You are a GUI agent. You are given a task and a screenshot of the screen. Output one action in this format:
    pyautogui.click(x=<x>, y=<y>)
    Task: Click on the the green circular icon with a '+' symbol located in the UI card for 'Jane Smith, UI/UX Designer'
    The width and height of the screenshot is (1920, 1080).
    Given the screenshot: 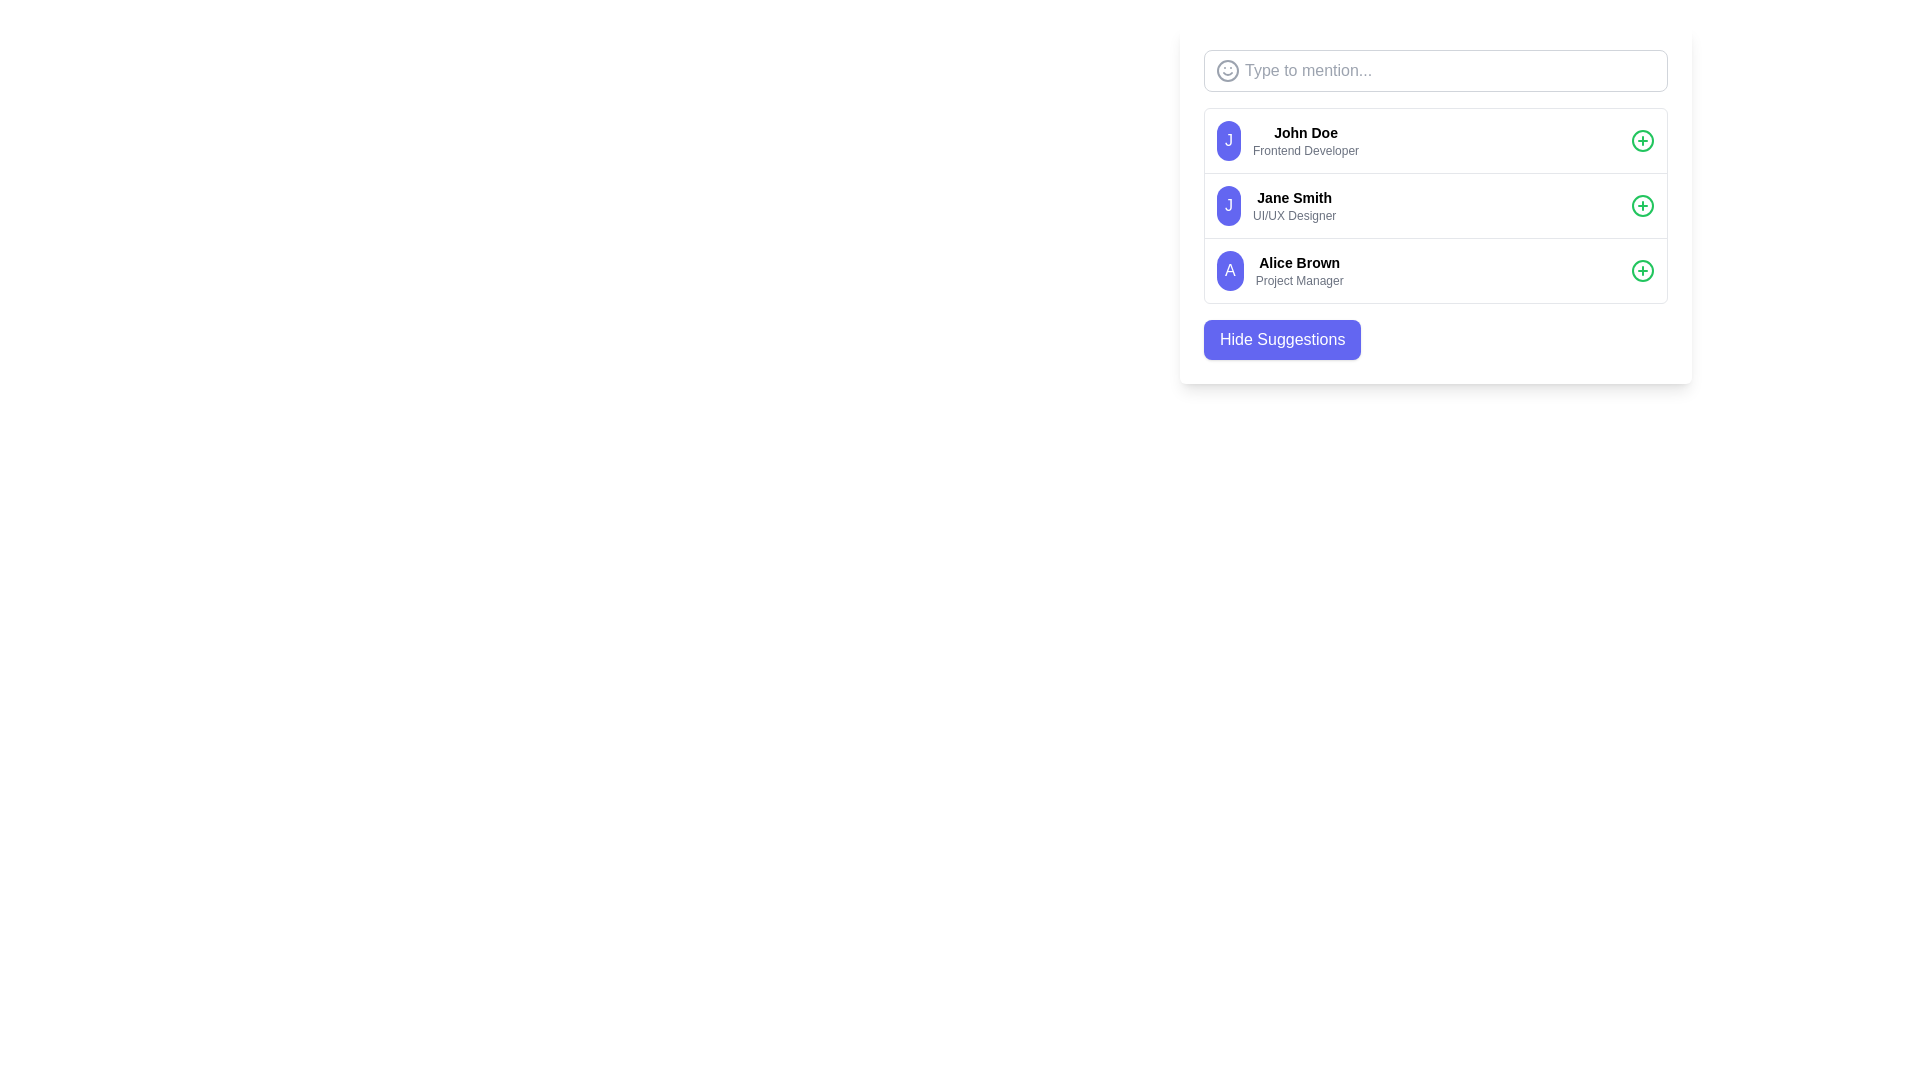 What is the action you would take?
    pyautogui.click(x=1642, y=205)
    